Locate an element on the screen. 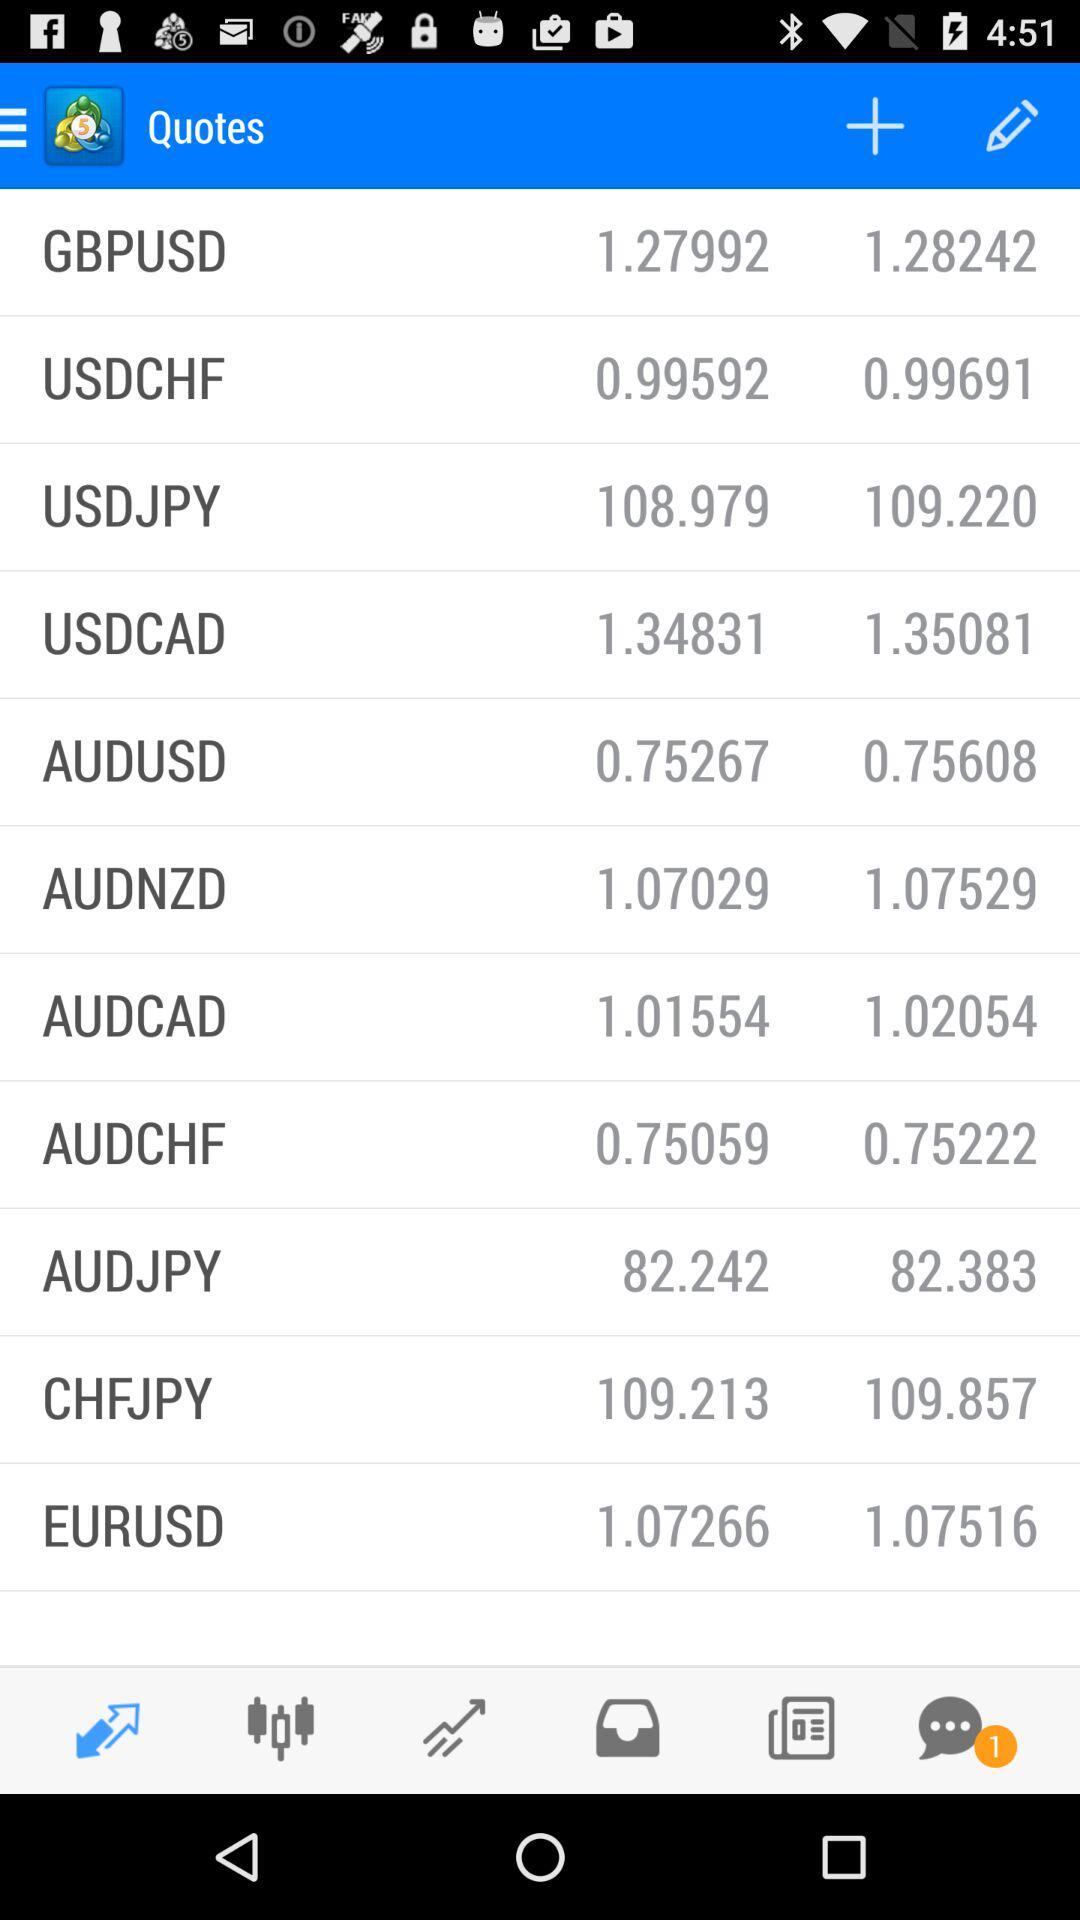  the edit icon is located at coordinates (97, 1849).